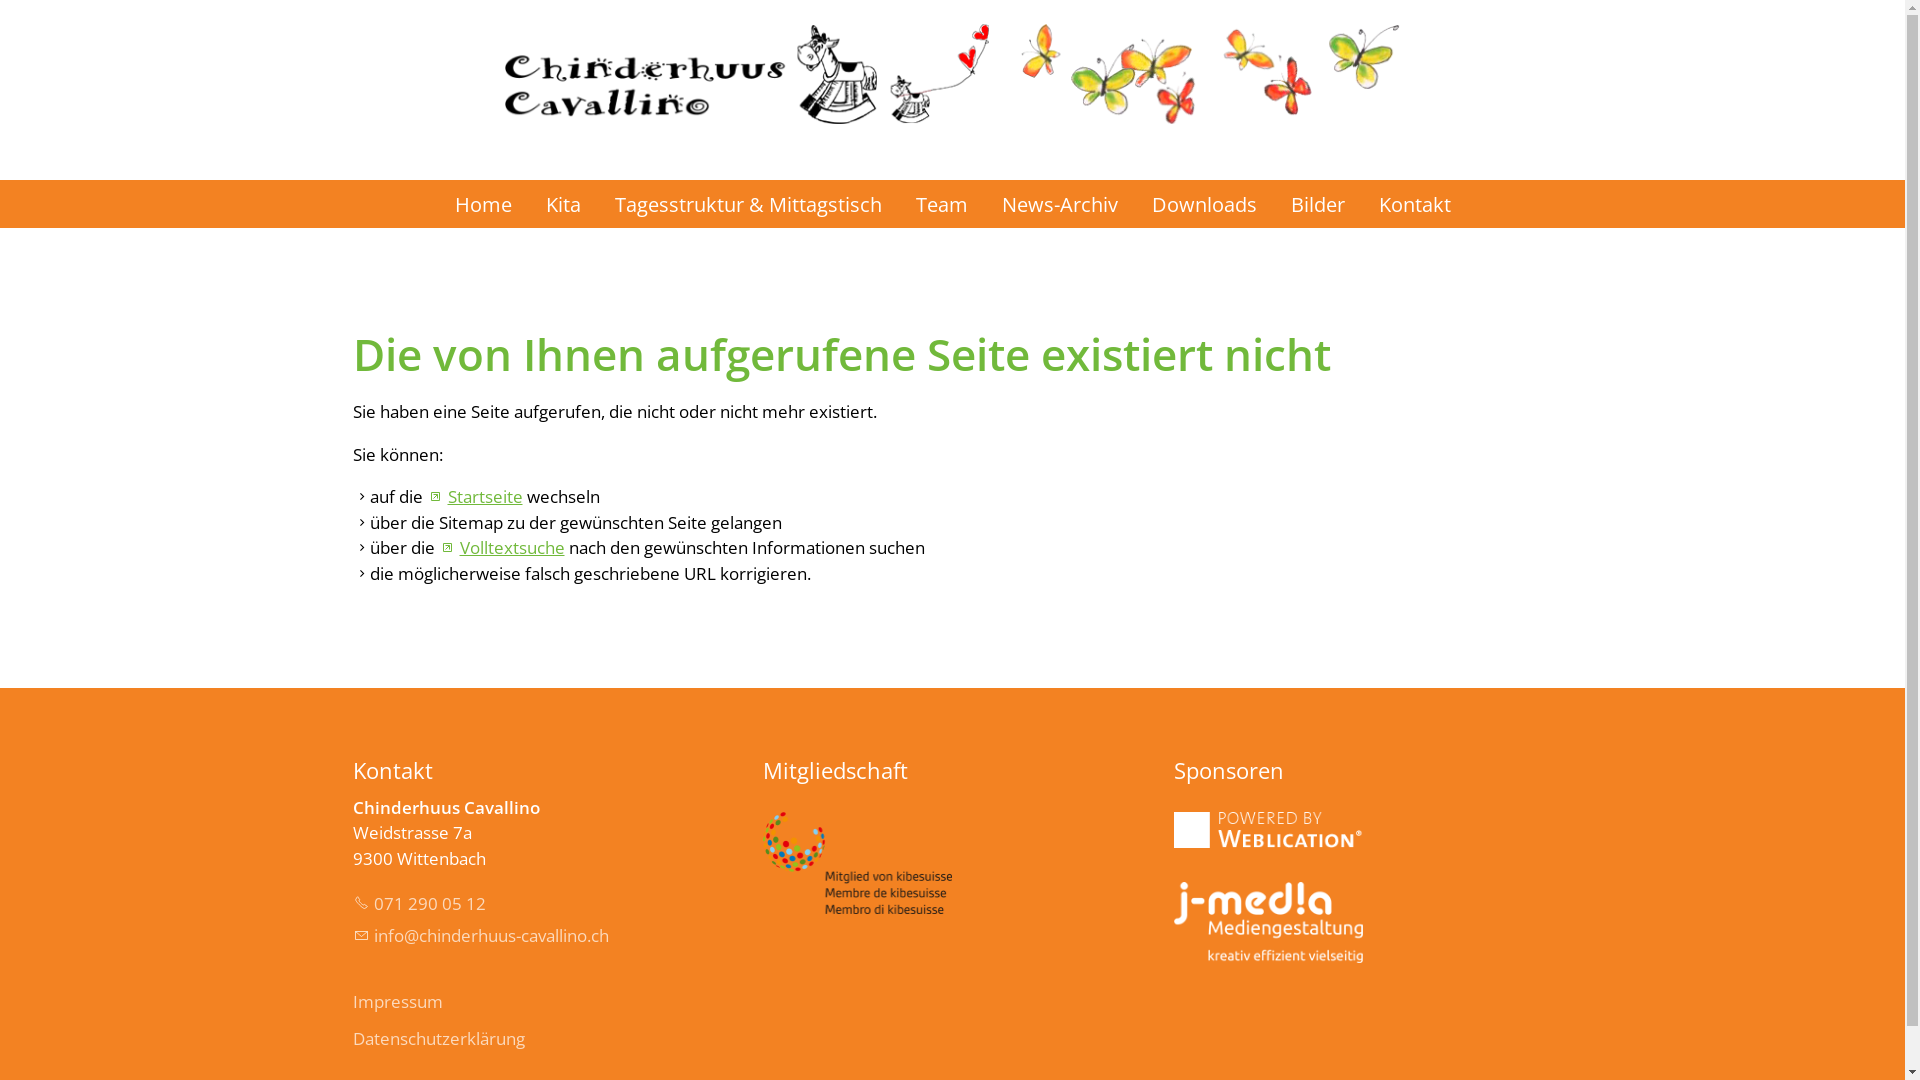 This screenshot has height=1080, width=1920. Describe the element at coordinates (1058, 204) in the screenshot. I see `'News-Archiv'` at that location.